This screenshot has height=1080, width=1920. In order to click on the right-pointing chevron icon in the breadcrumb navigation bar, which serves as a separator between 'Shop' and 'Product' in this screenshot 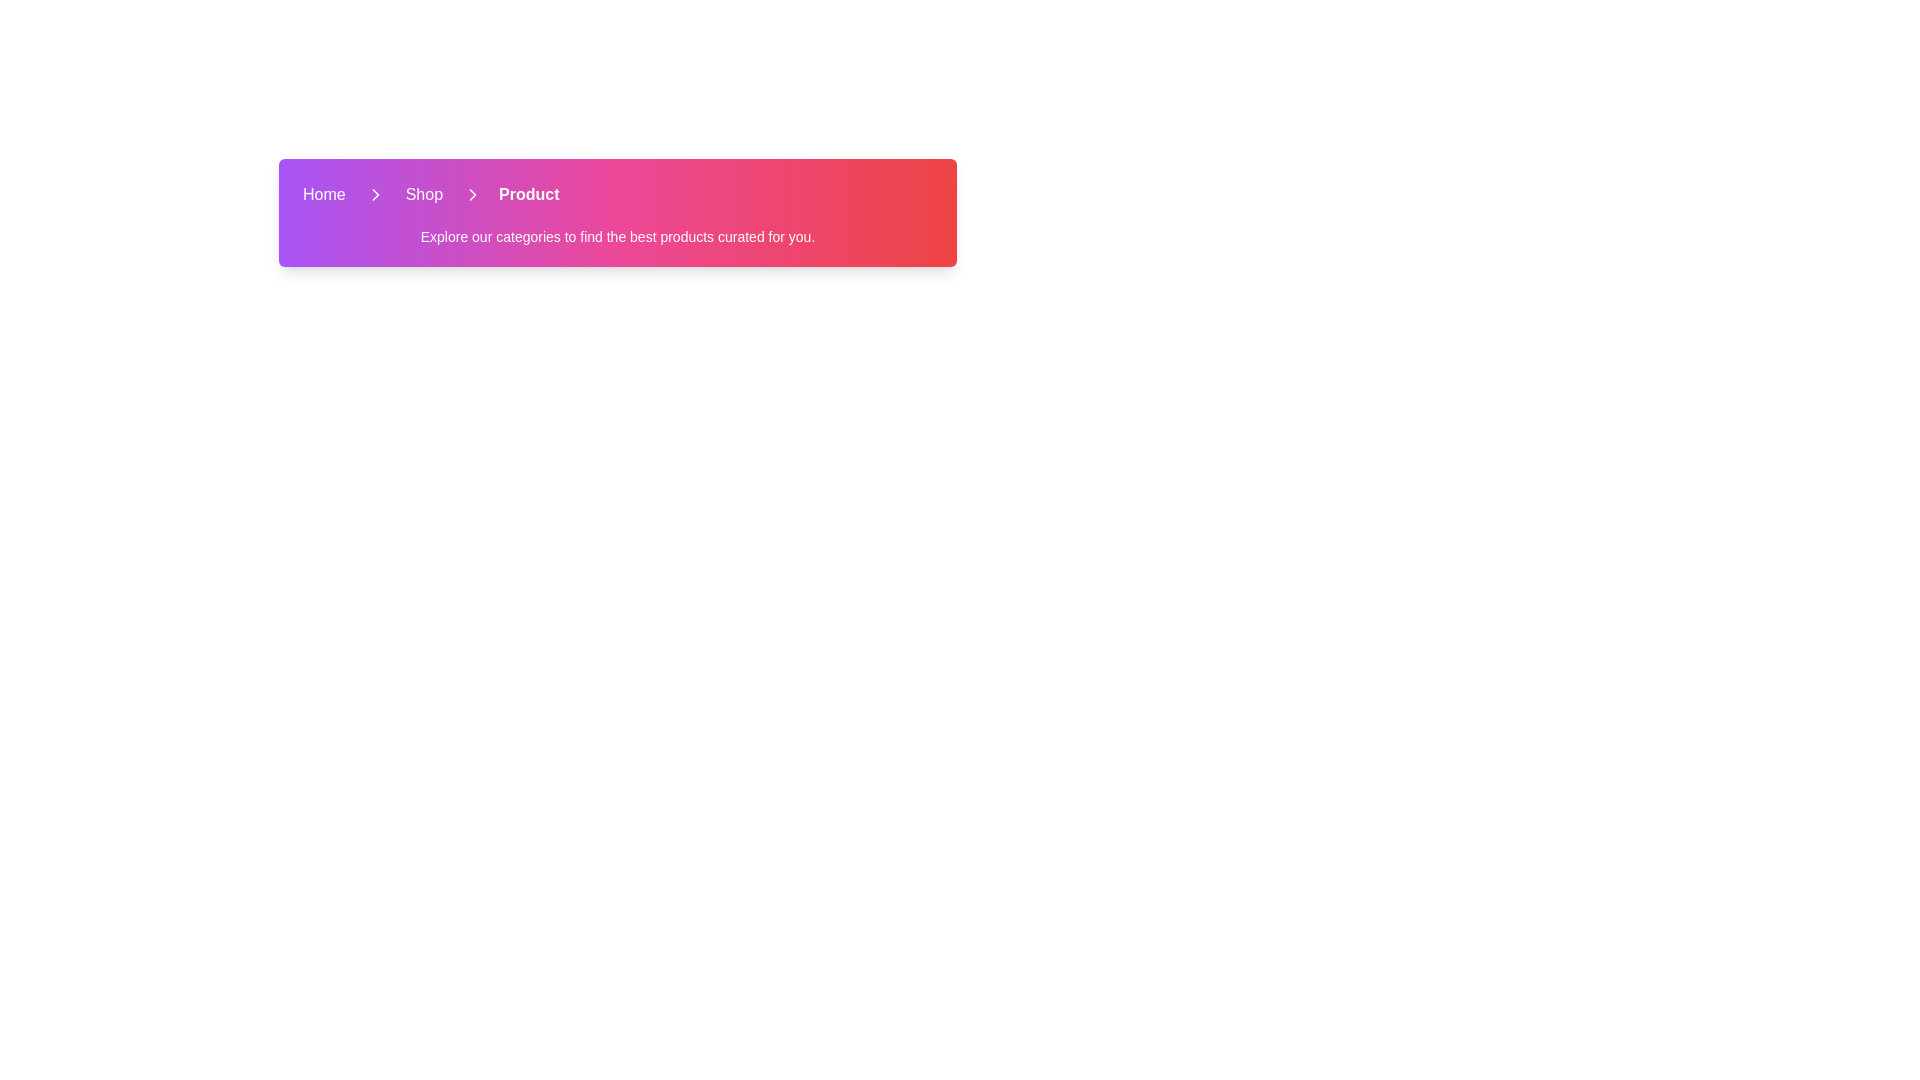, I will do `click(472, 195)`.